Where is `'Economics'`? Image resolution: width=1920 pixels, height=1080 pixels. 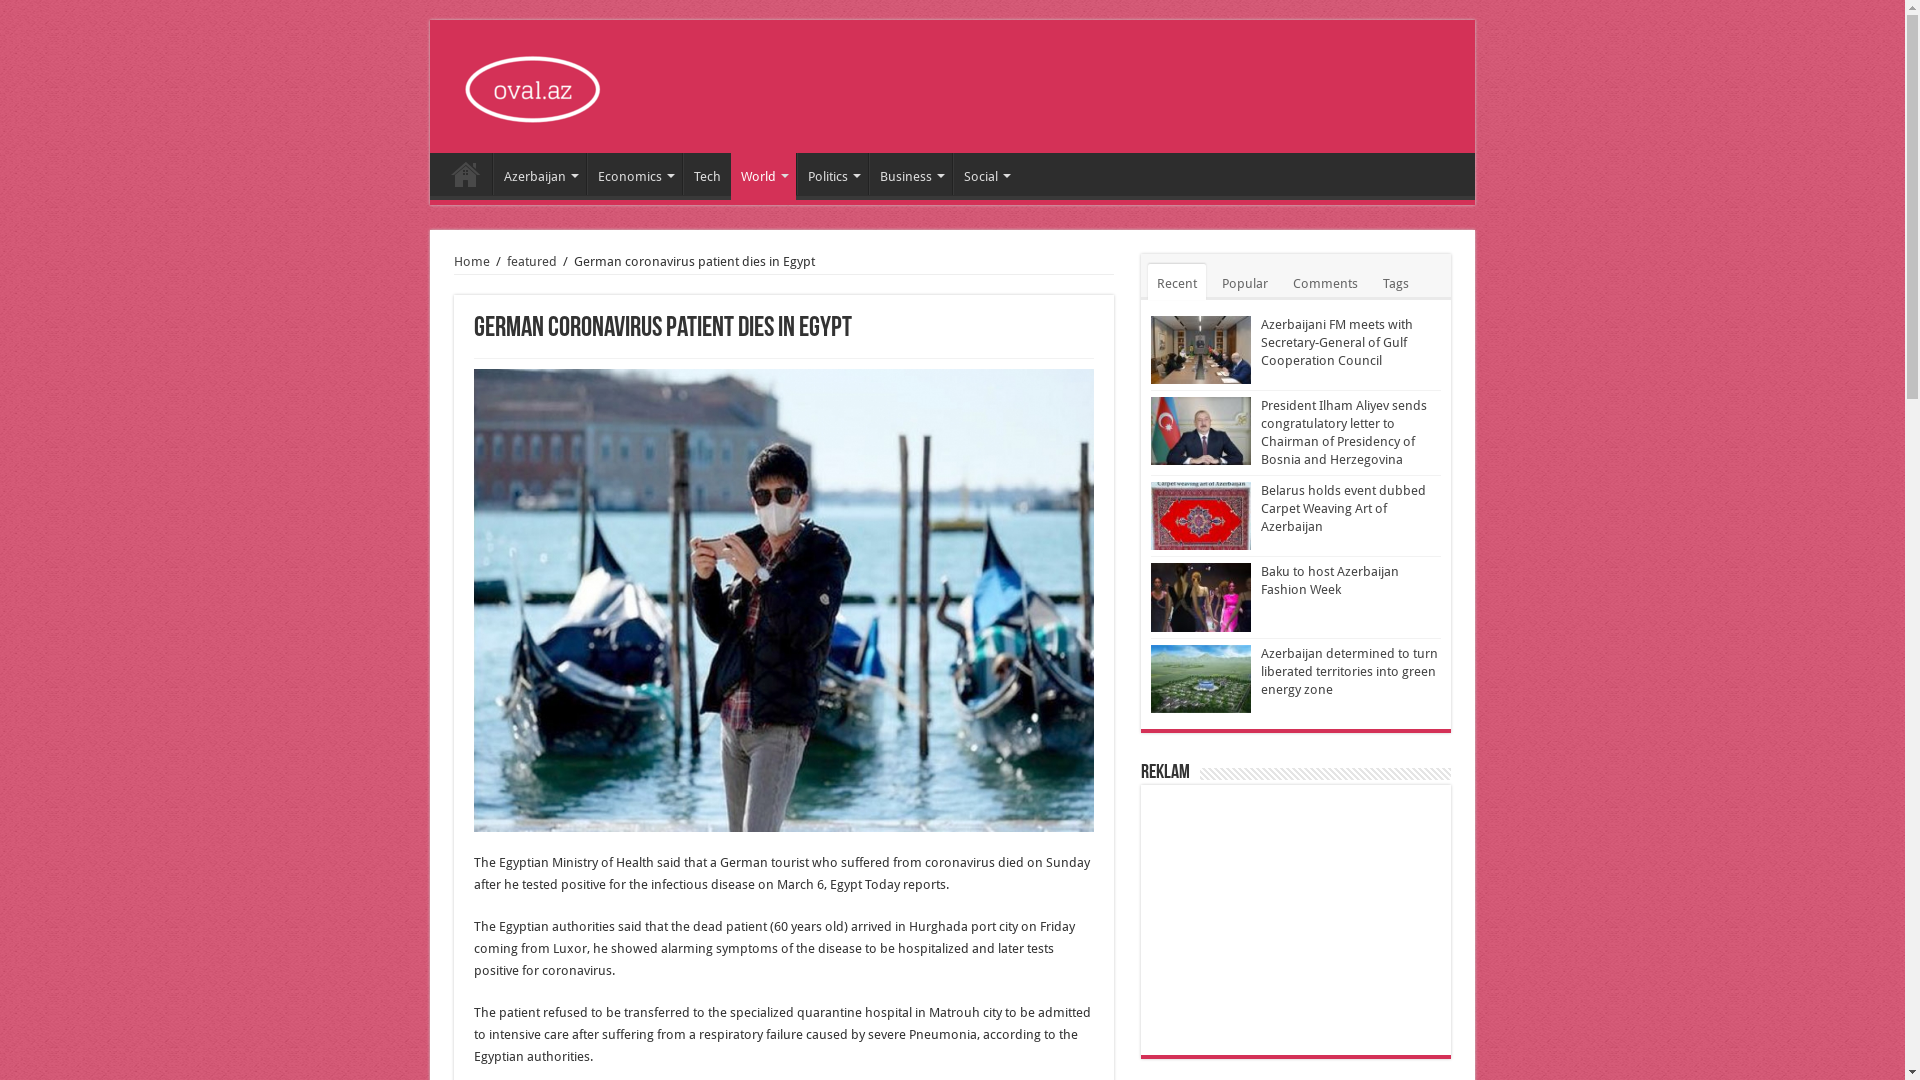
'Economics' is located at coordinates (633, 172).